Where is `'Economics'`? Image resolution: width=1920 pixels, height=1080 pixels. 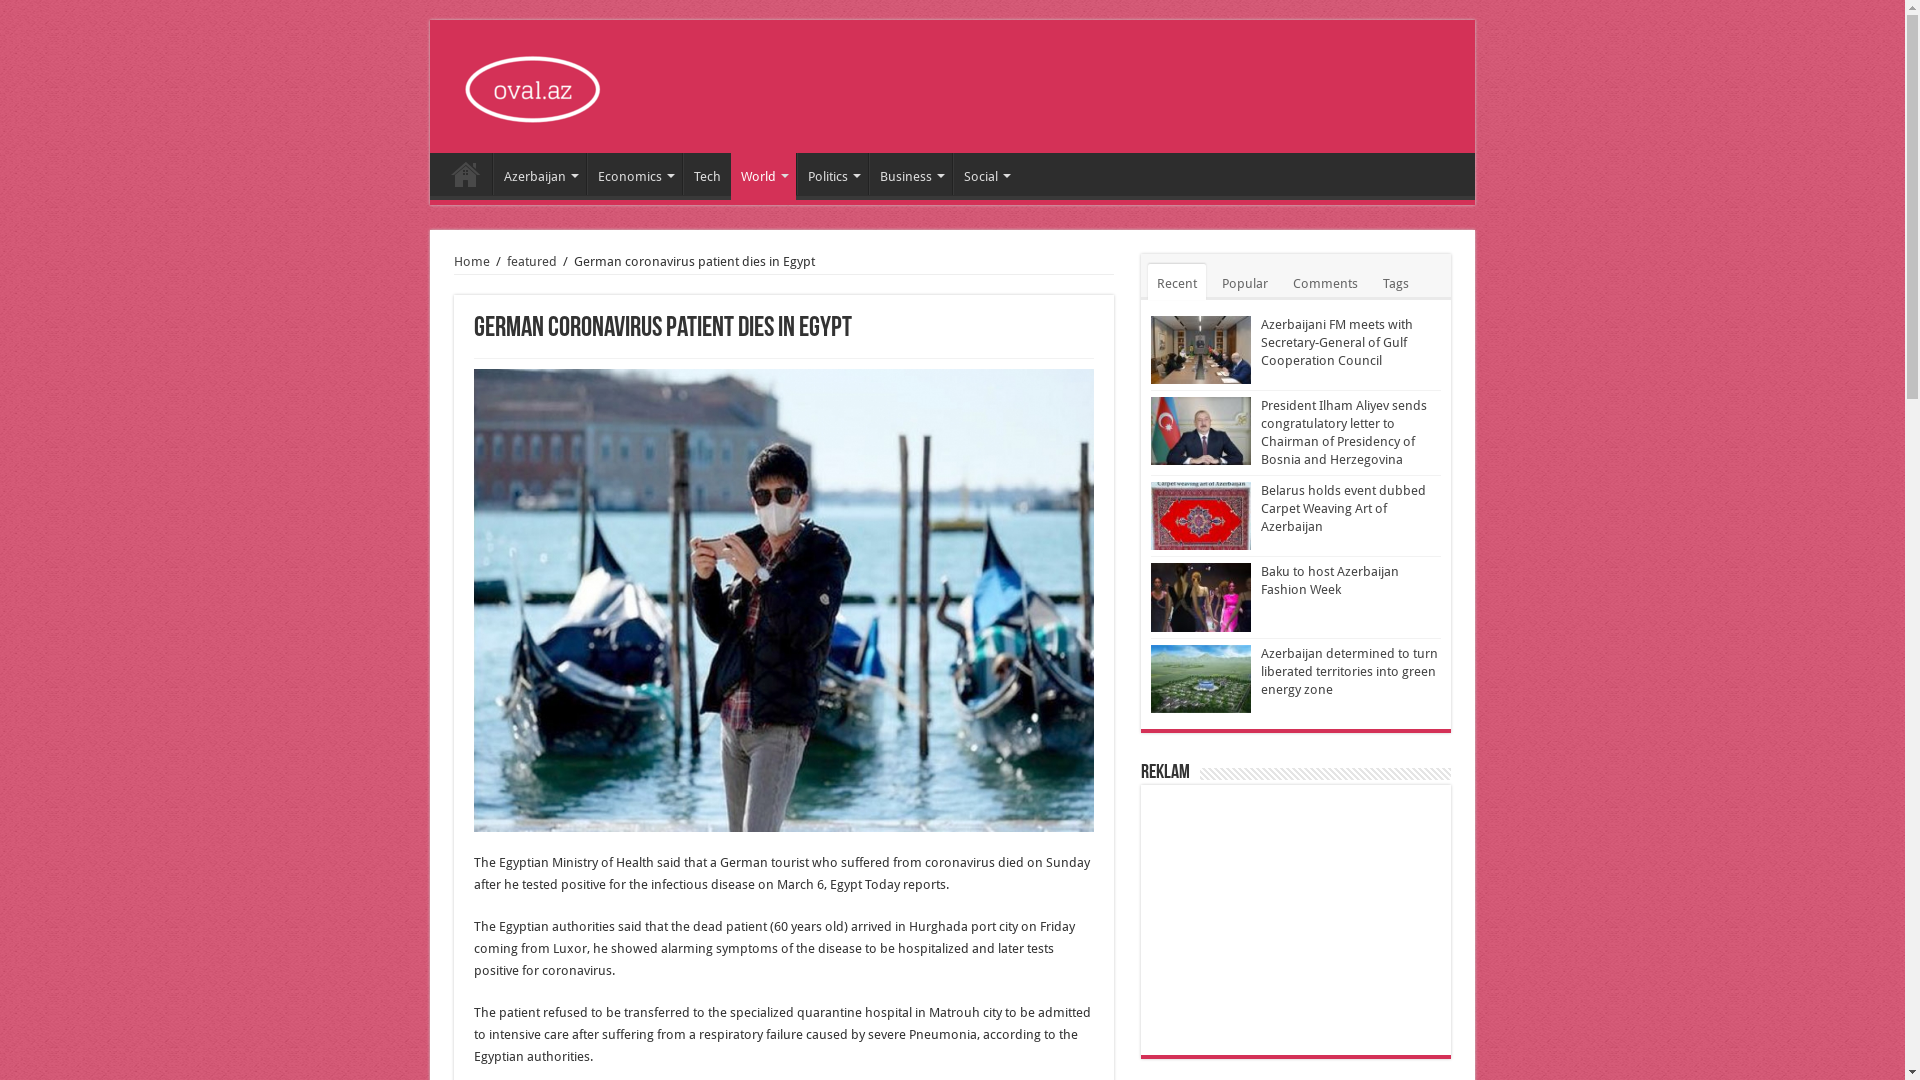
'Economics' is located at coordinates (633, 172).